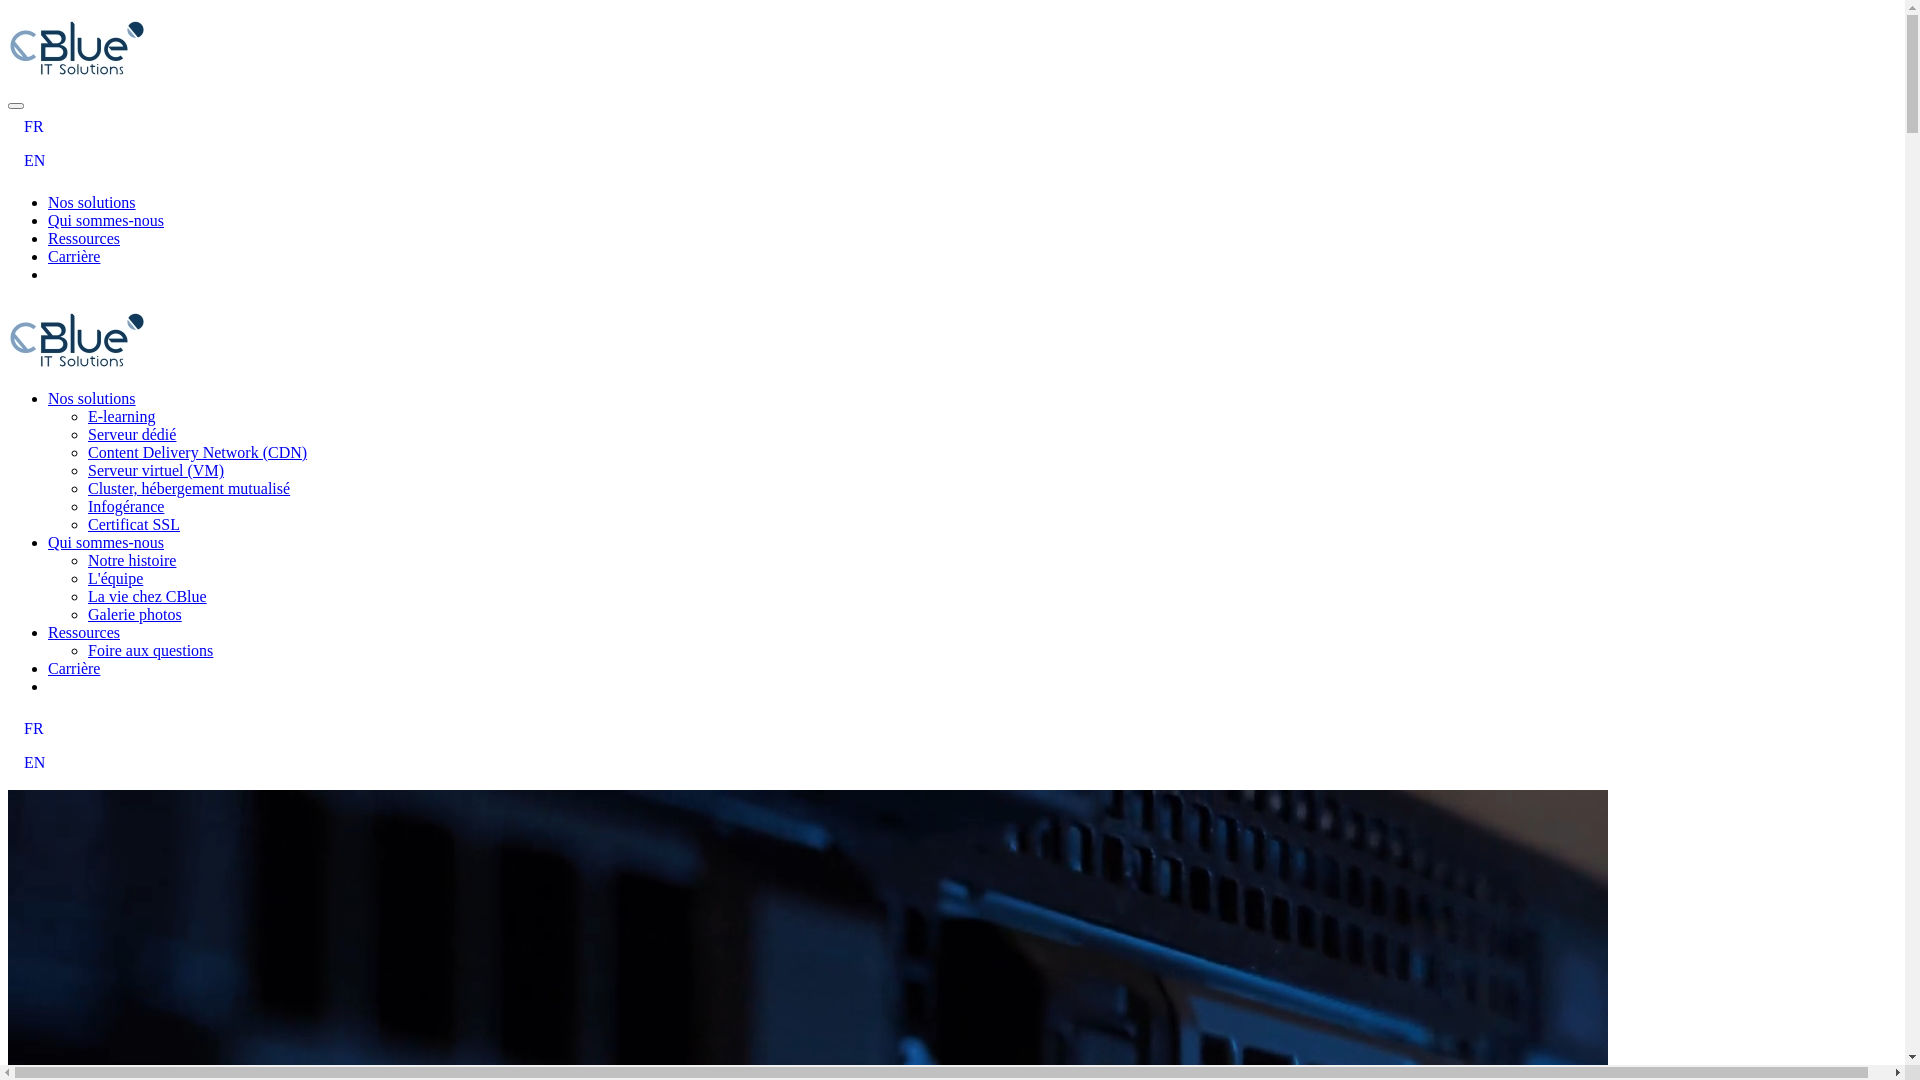  What do you see at coordinates (86, 595) in the screenshot?
I see `'La vie chez CBlue'` at bounding box center [86, 595].